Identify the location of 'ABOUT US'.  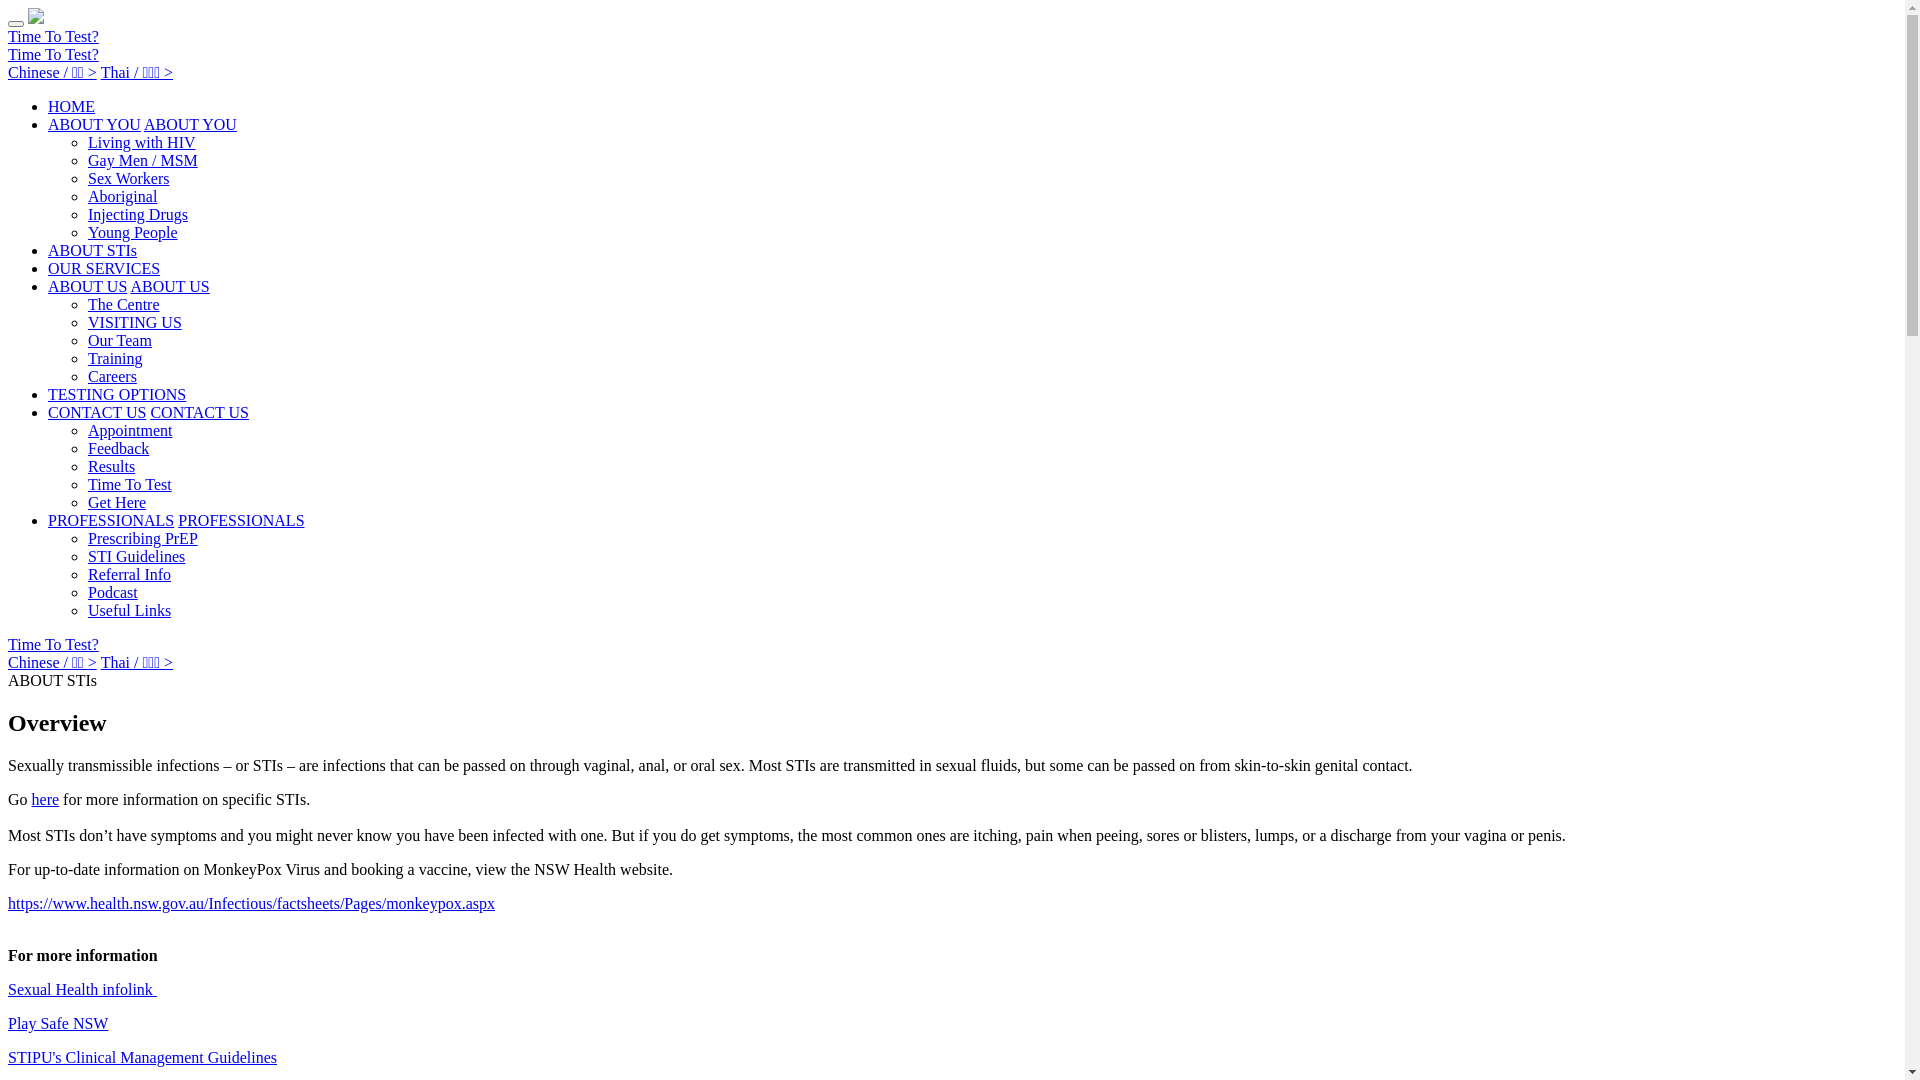
(169, 286).